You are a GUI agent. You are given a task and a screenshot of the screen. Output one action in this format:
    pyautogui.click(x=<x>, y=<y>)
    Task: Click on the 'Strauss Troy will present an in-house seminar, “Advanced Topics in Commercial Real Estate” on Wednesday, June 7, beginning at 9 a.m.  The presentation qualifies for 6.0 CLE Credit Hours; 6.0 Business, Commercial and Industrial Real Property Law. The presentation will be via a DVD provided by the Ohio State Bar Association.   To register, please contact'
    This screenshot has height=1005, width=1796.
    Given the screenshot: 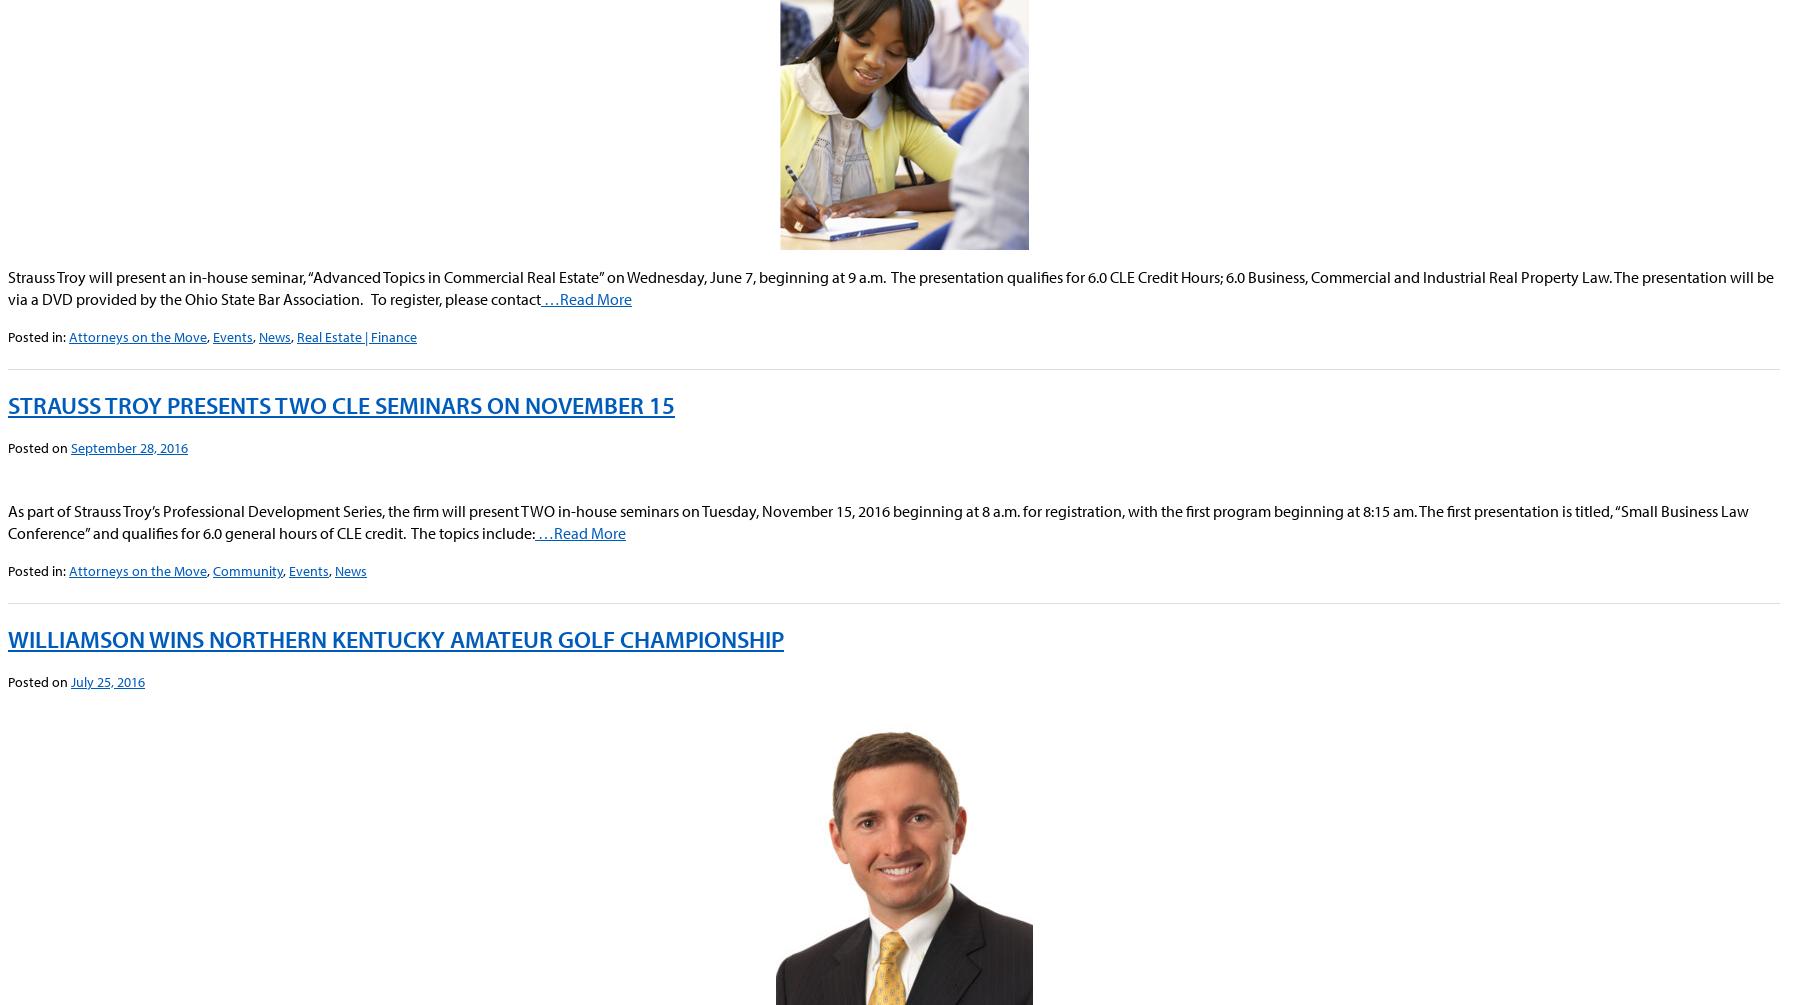 What is the action you would take?
    pyautogui.click(x=890, y=286)
    